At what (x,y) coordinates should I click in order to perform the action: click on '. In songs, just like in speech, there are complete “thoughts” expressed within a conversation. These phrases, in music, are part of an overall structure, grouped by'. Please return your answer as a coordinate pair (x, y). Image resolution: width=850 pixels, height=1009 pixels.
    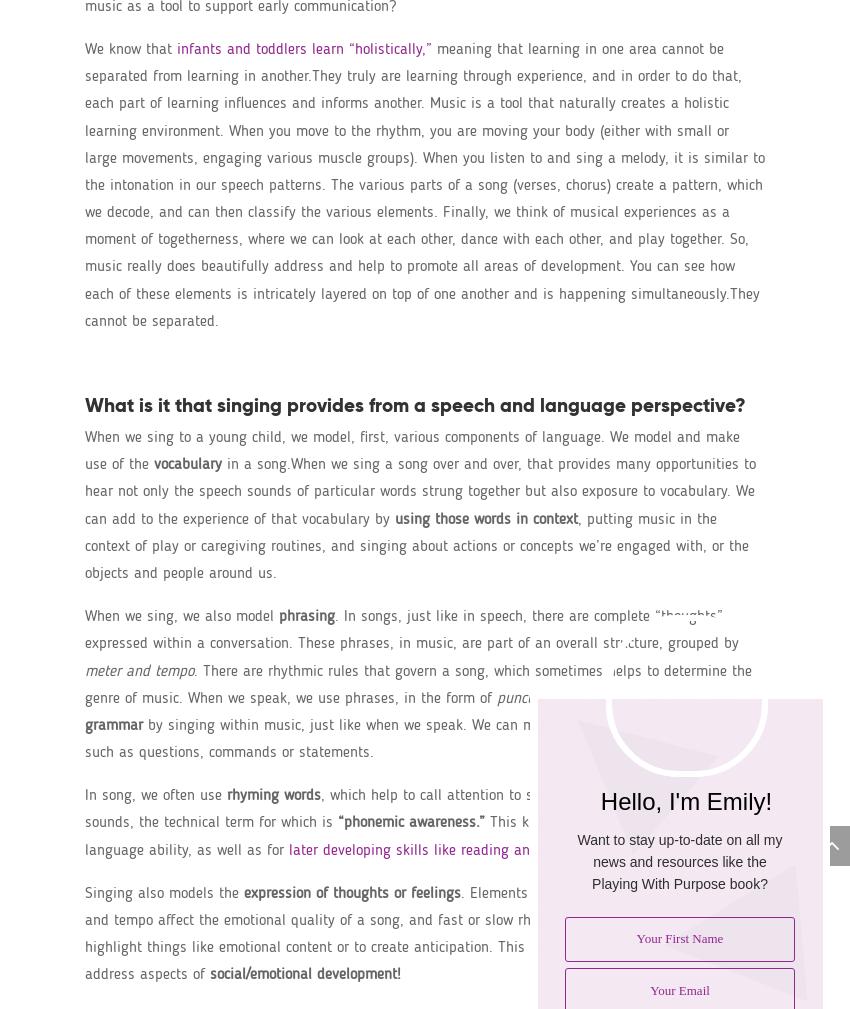
    Looking at the image, I should click on (411, 630).